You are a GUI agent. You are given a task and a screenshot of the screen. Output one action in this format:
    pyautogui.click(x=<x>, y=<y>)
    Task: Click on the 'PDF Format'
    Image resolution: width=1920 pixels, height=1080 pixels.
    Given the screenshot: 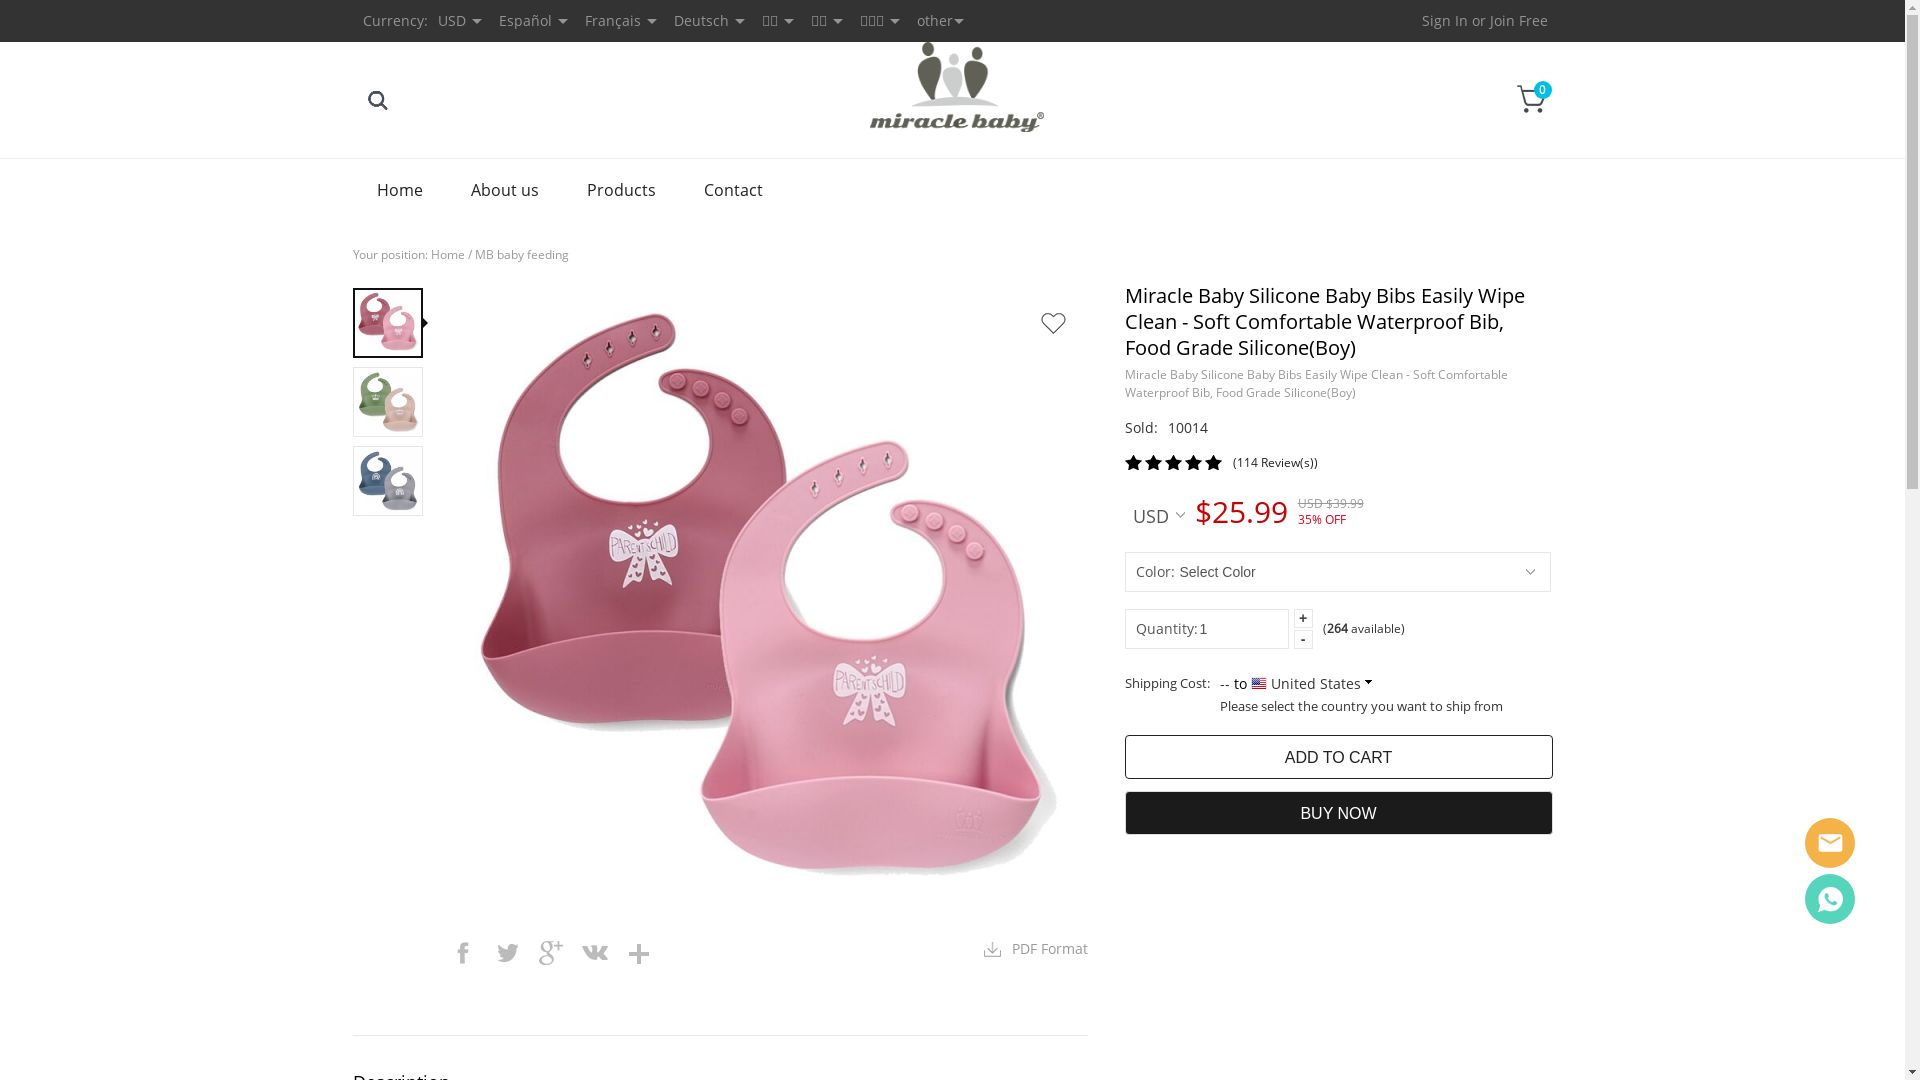 What is the action you would take?
    pyautogui.click(x=1036, y=947)
    